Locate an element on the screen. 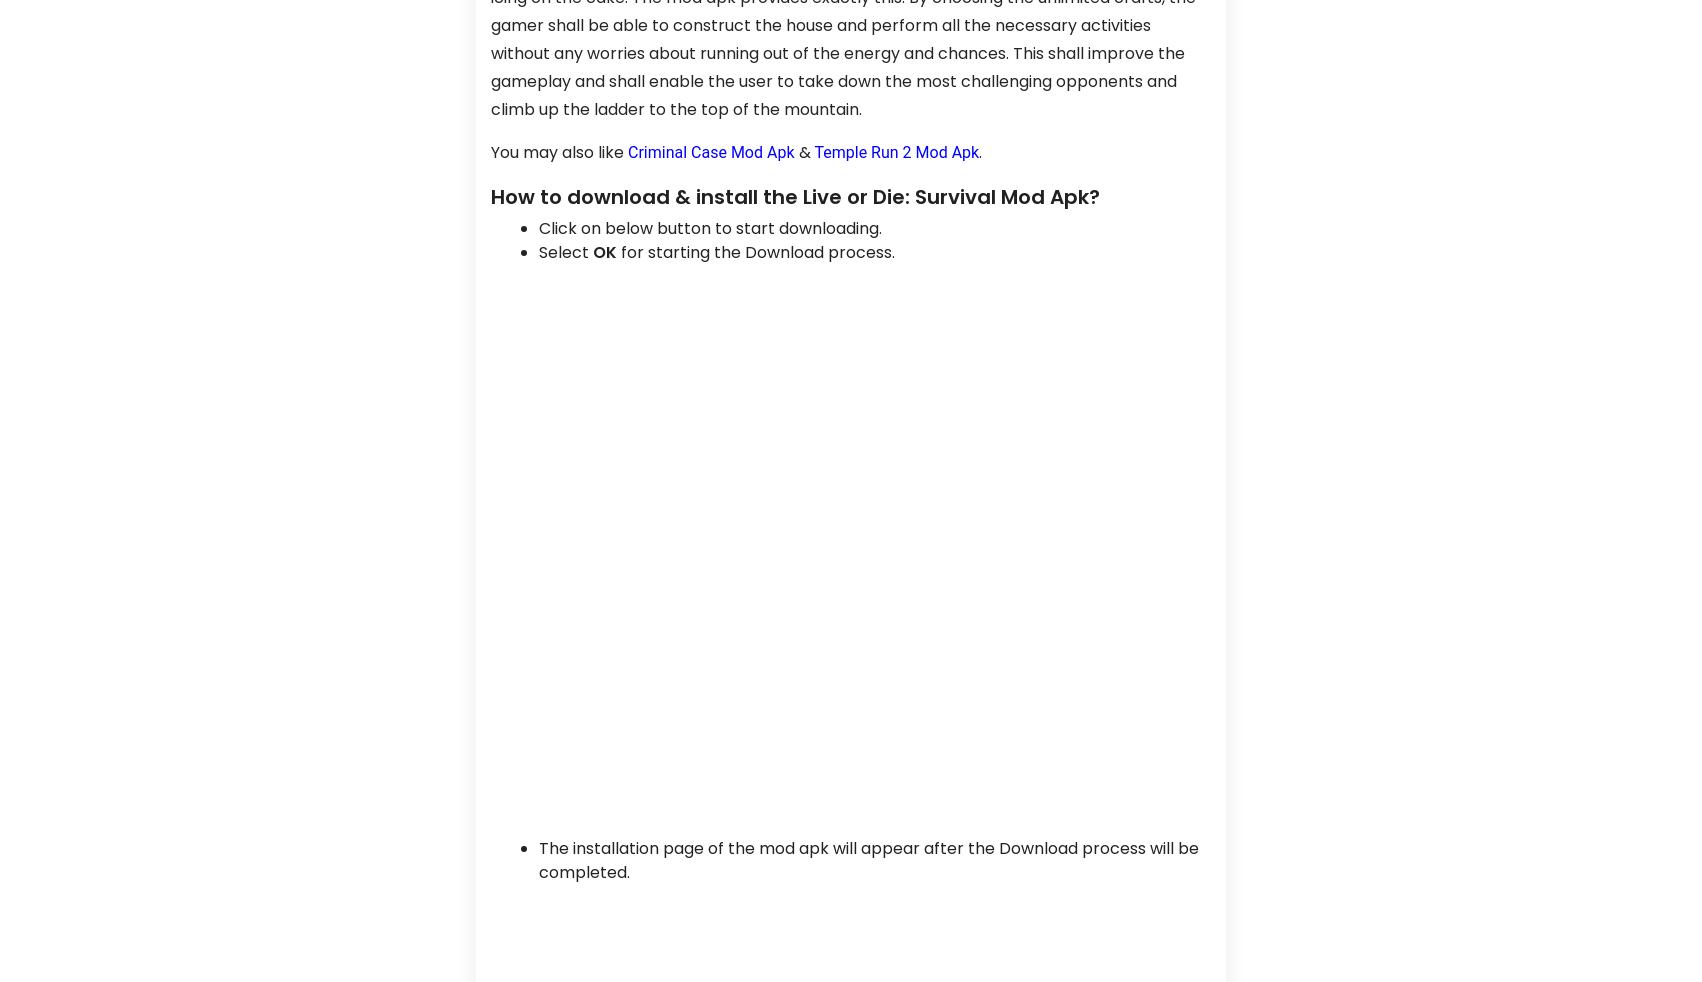 This screenshot has width=1702, height=982. '.' is located at coordinates (980, 150).